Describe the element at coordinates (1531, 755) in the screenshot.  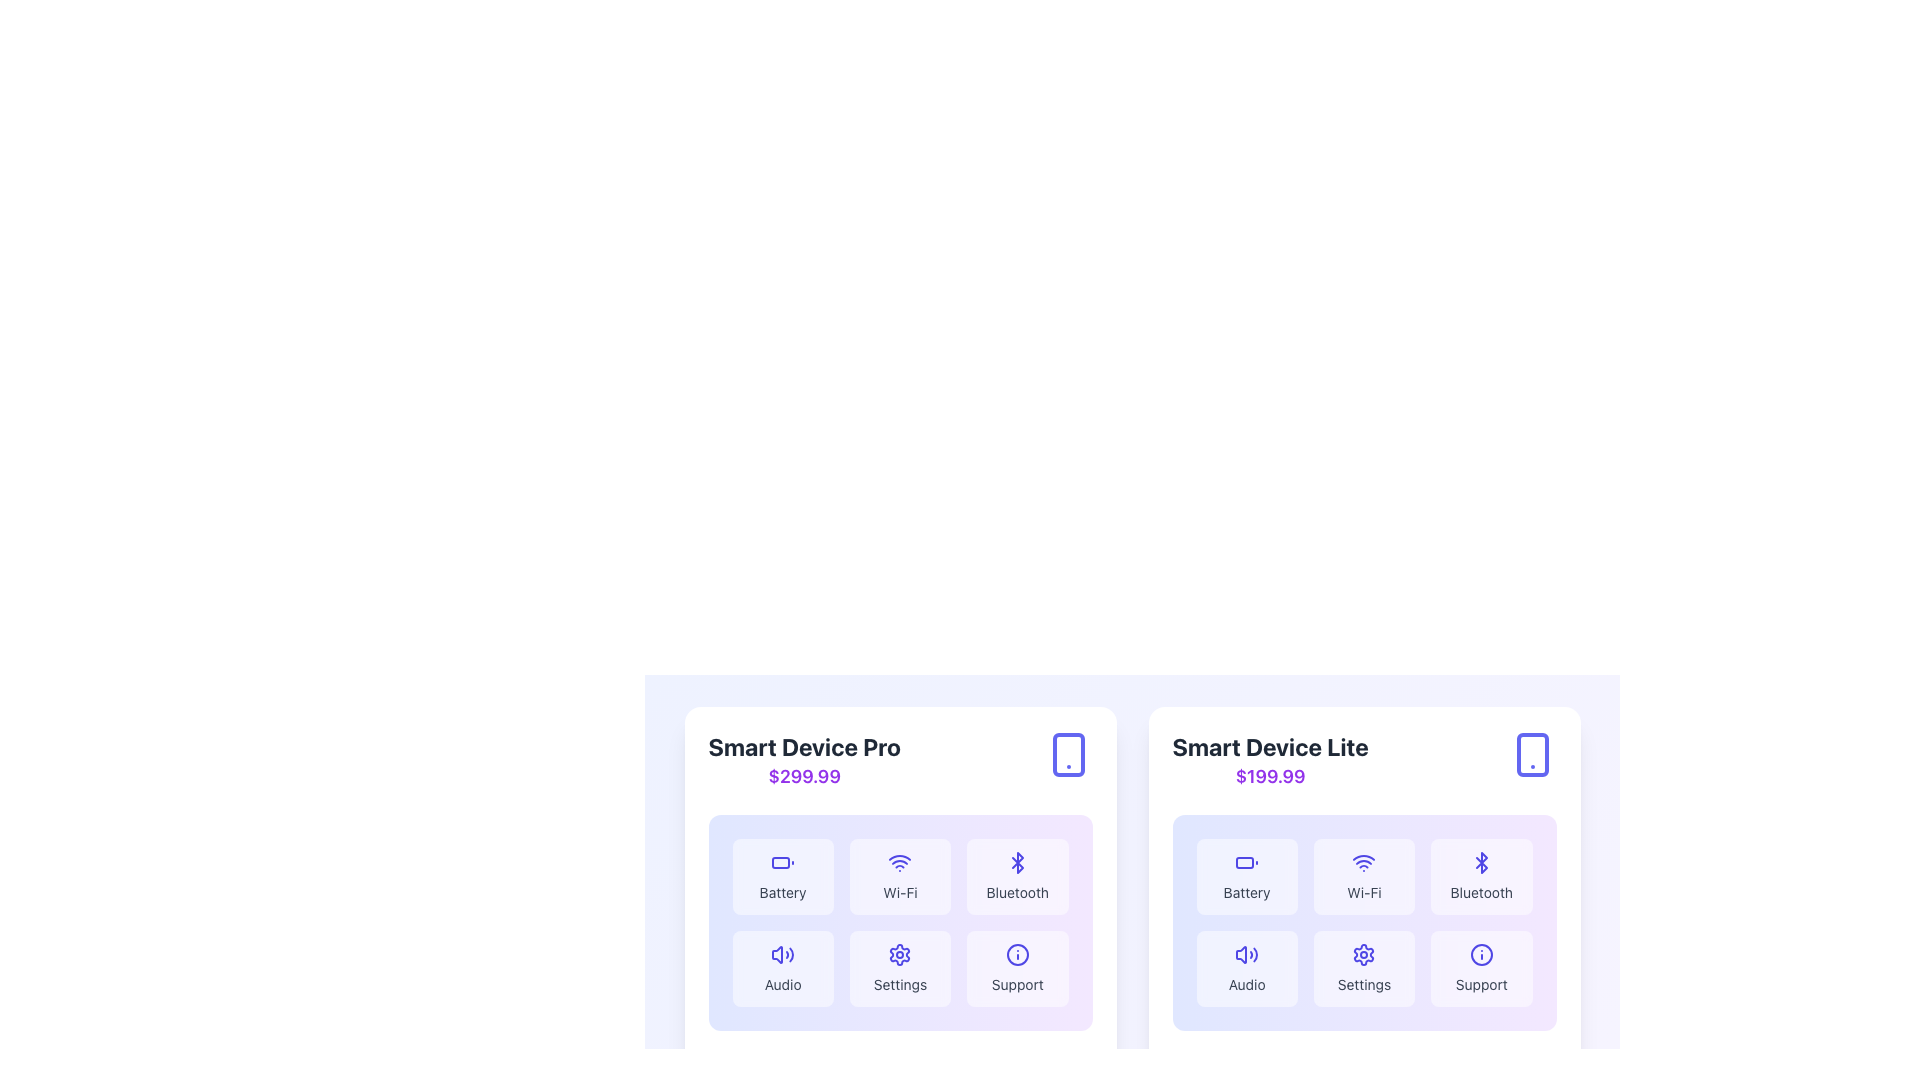
I see `the graphical icon part located in the top-right section of the card labeled 'Smart Device Lite', which is part of an SVG icon representing a smartphone` at that location.